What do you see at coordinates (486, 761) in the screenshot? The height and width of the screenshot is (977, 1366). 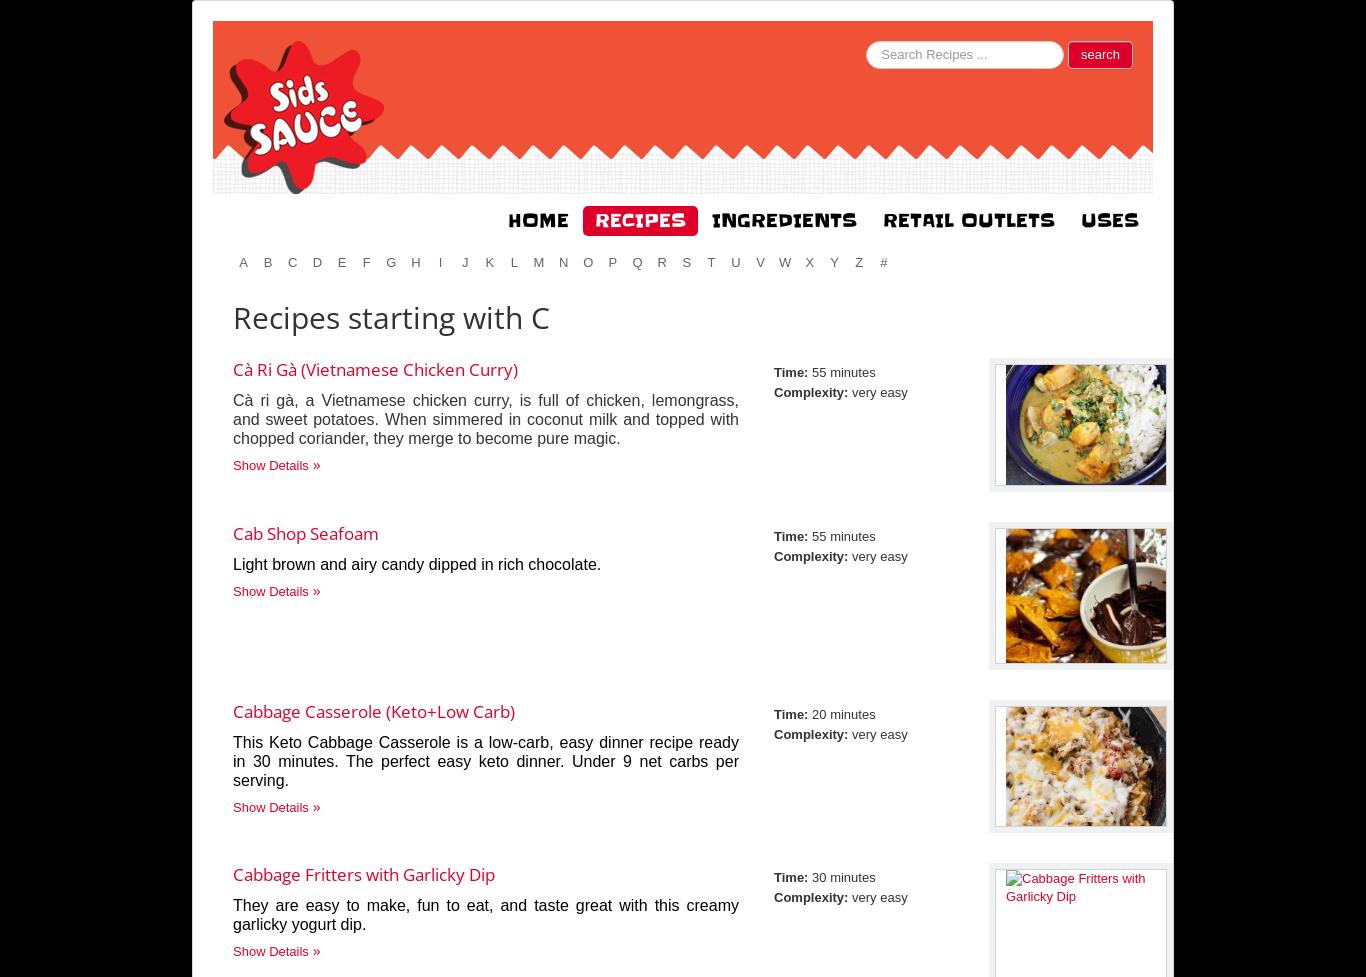 I see `'This Keto Cabbage Casserole is a low-carb, easy dinner recipe ready in 30 minutes. The perfect easy keto dinner. Under 9 net carbs per serving.'` at bounding box center [486, 761].